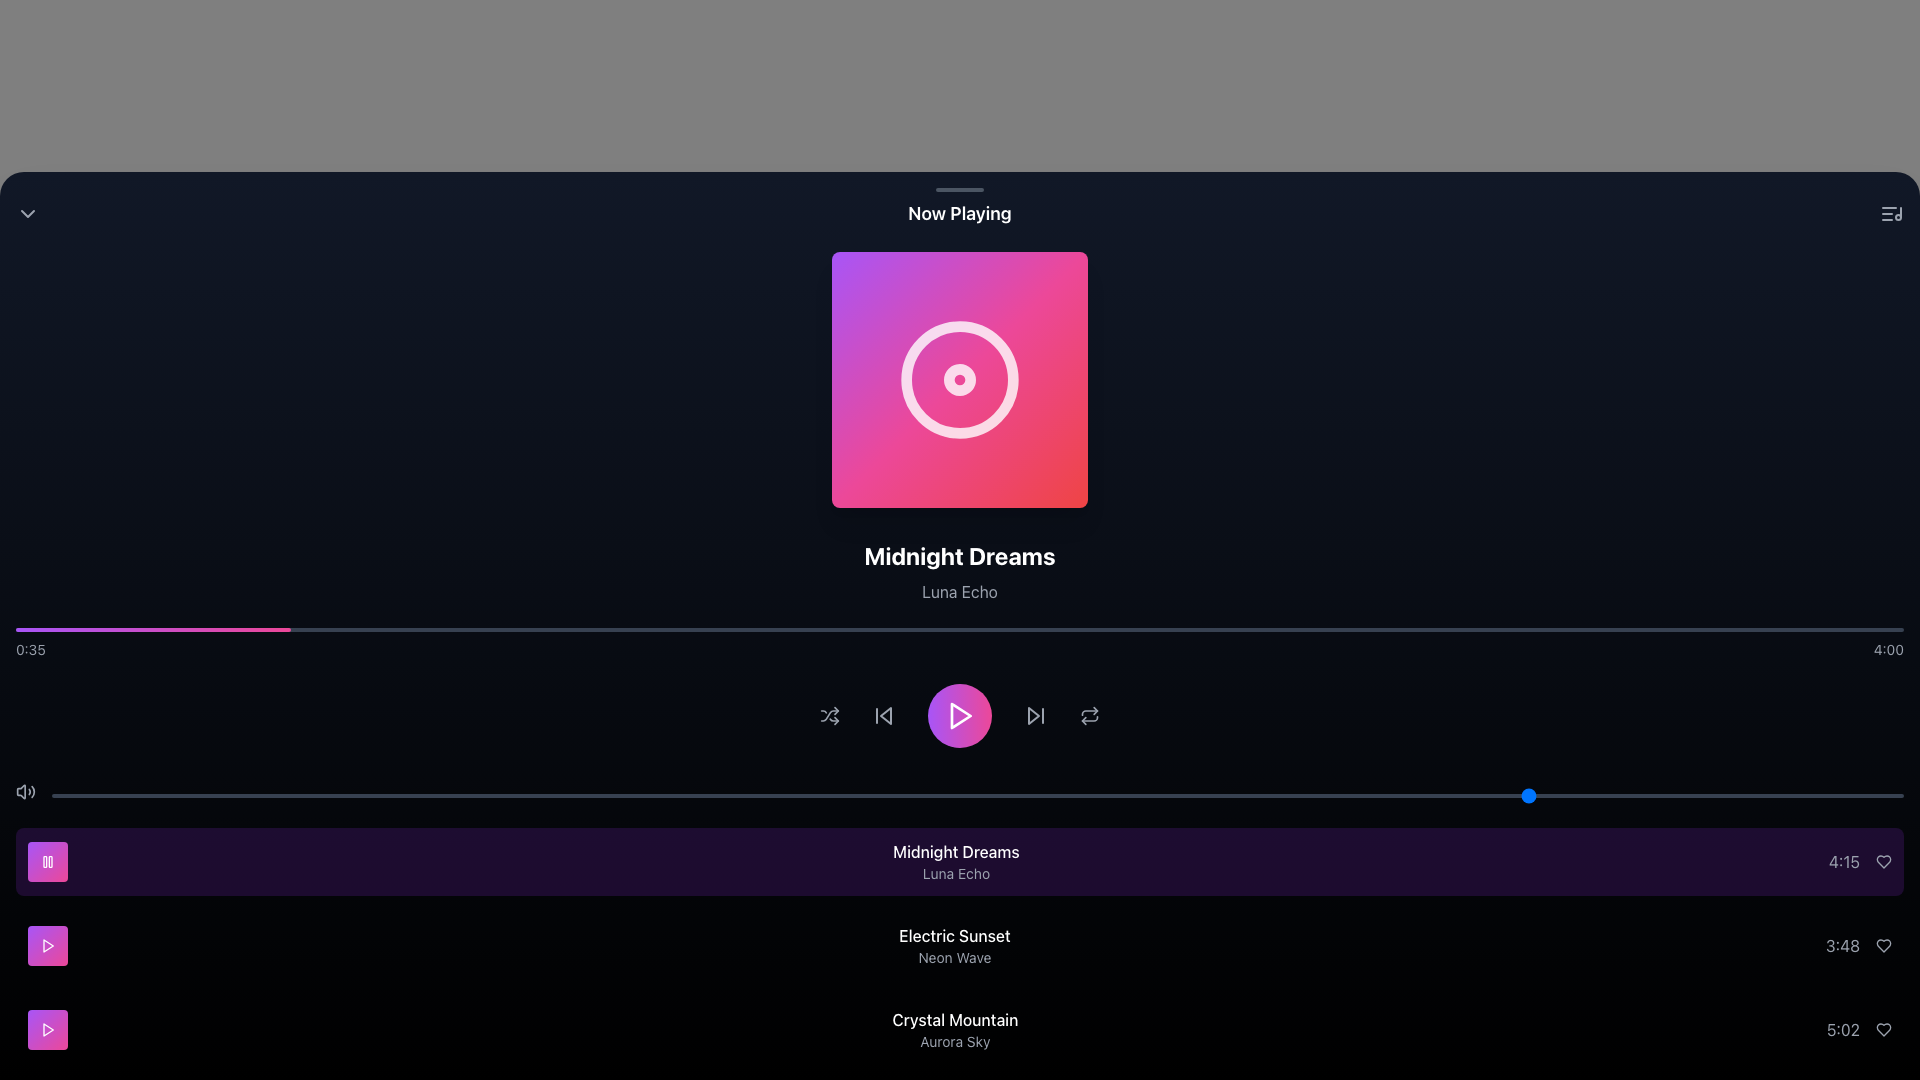  I want to click on the play icon, which is a triangular shape inside a rounded square button with a purple to pink gradient, so click(48, 1029).